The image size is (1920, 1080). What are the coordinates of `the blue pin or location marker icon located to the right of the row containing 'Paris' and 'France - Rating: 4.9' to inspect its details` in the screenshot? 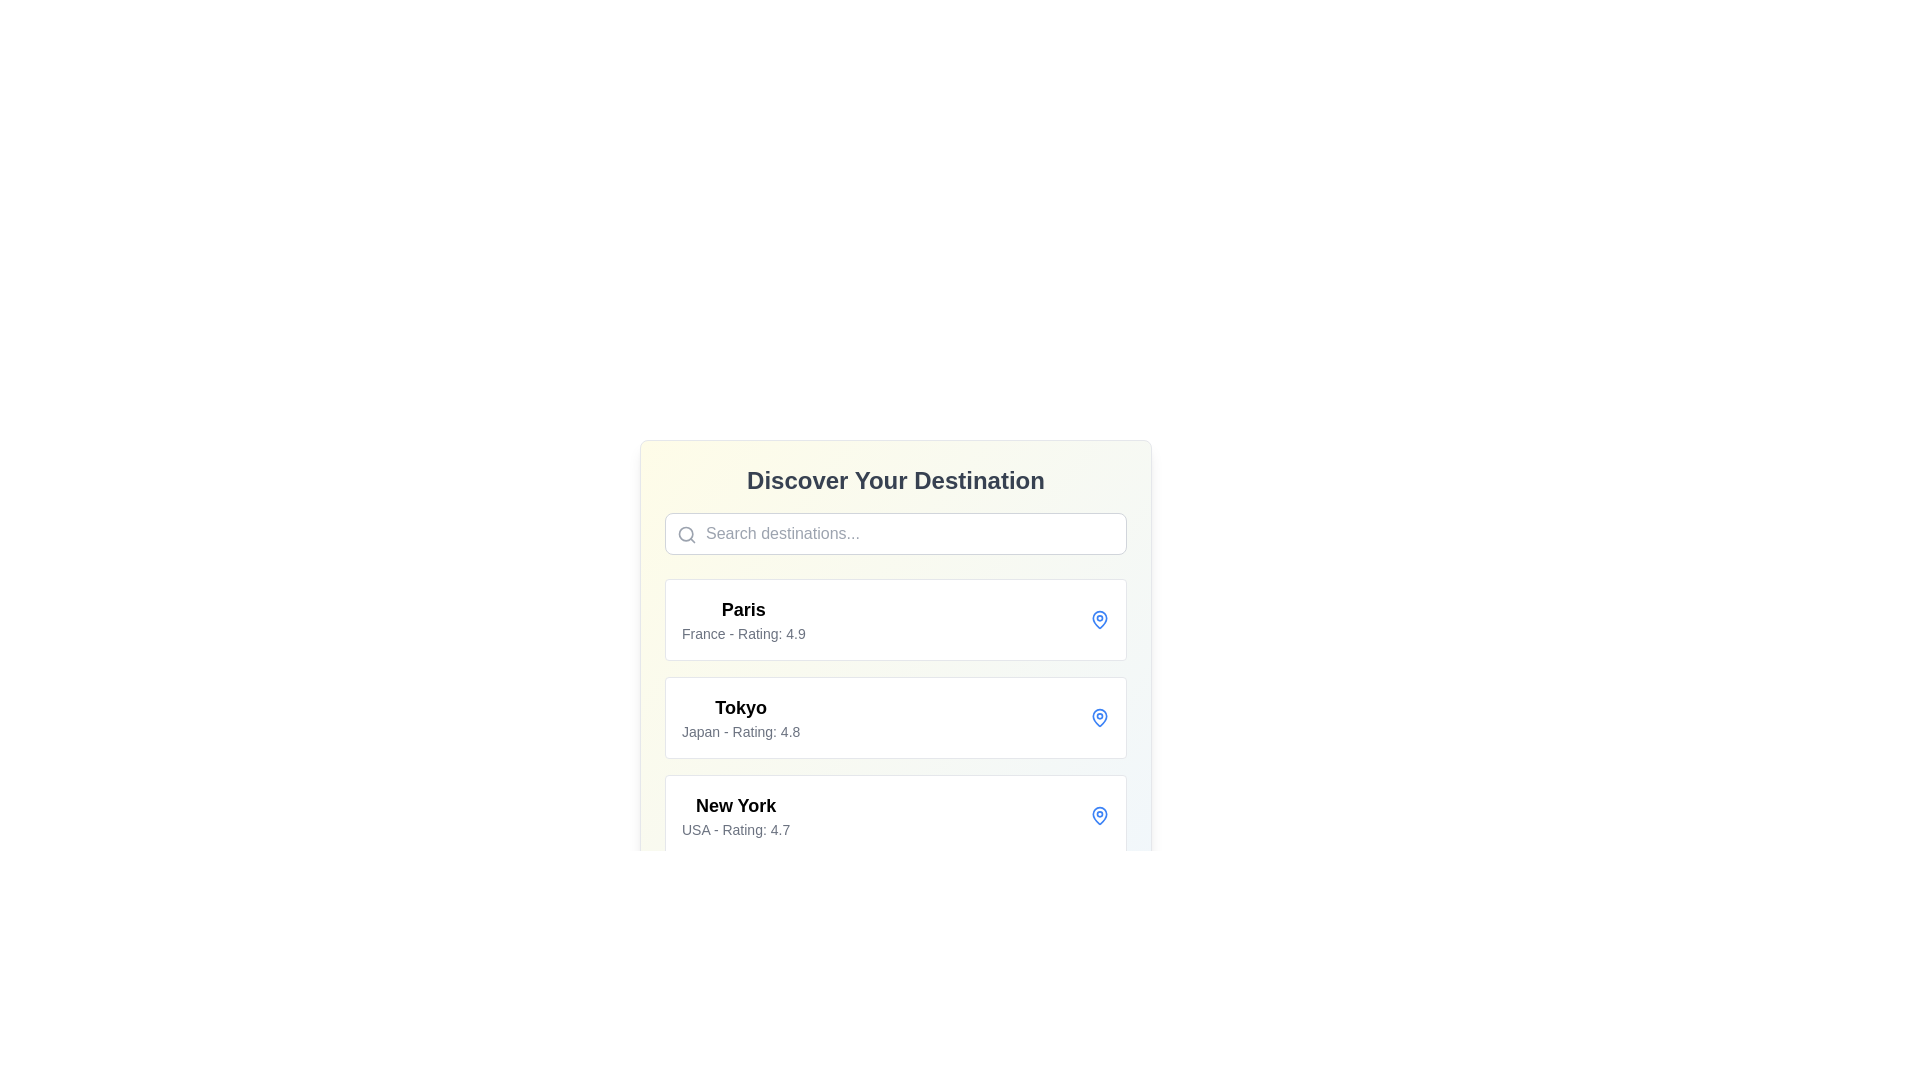 It's located at (1098, 619).